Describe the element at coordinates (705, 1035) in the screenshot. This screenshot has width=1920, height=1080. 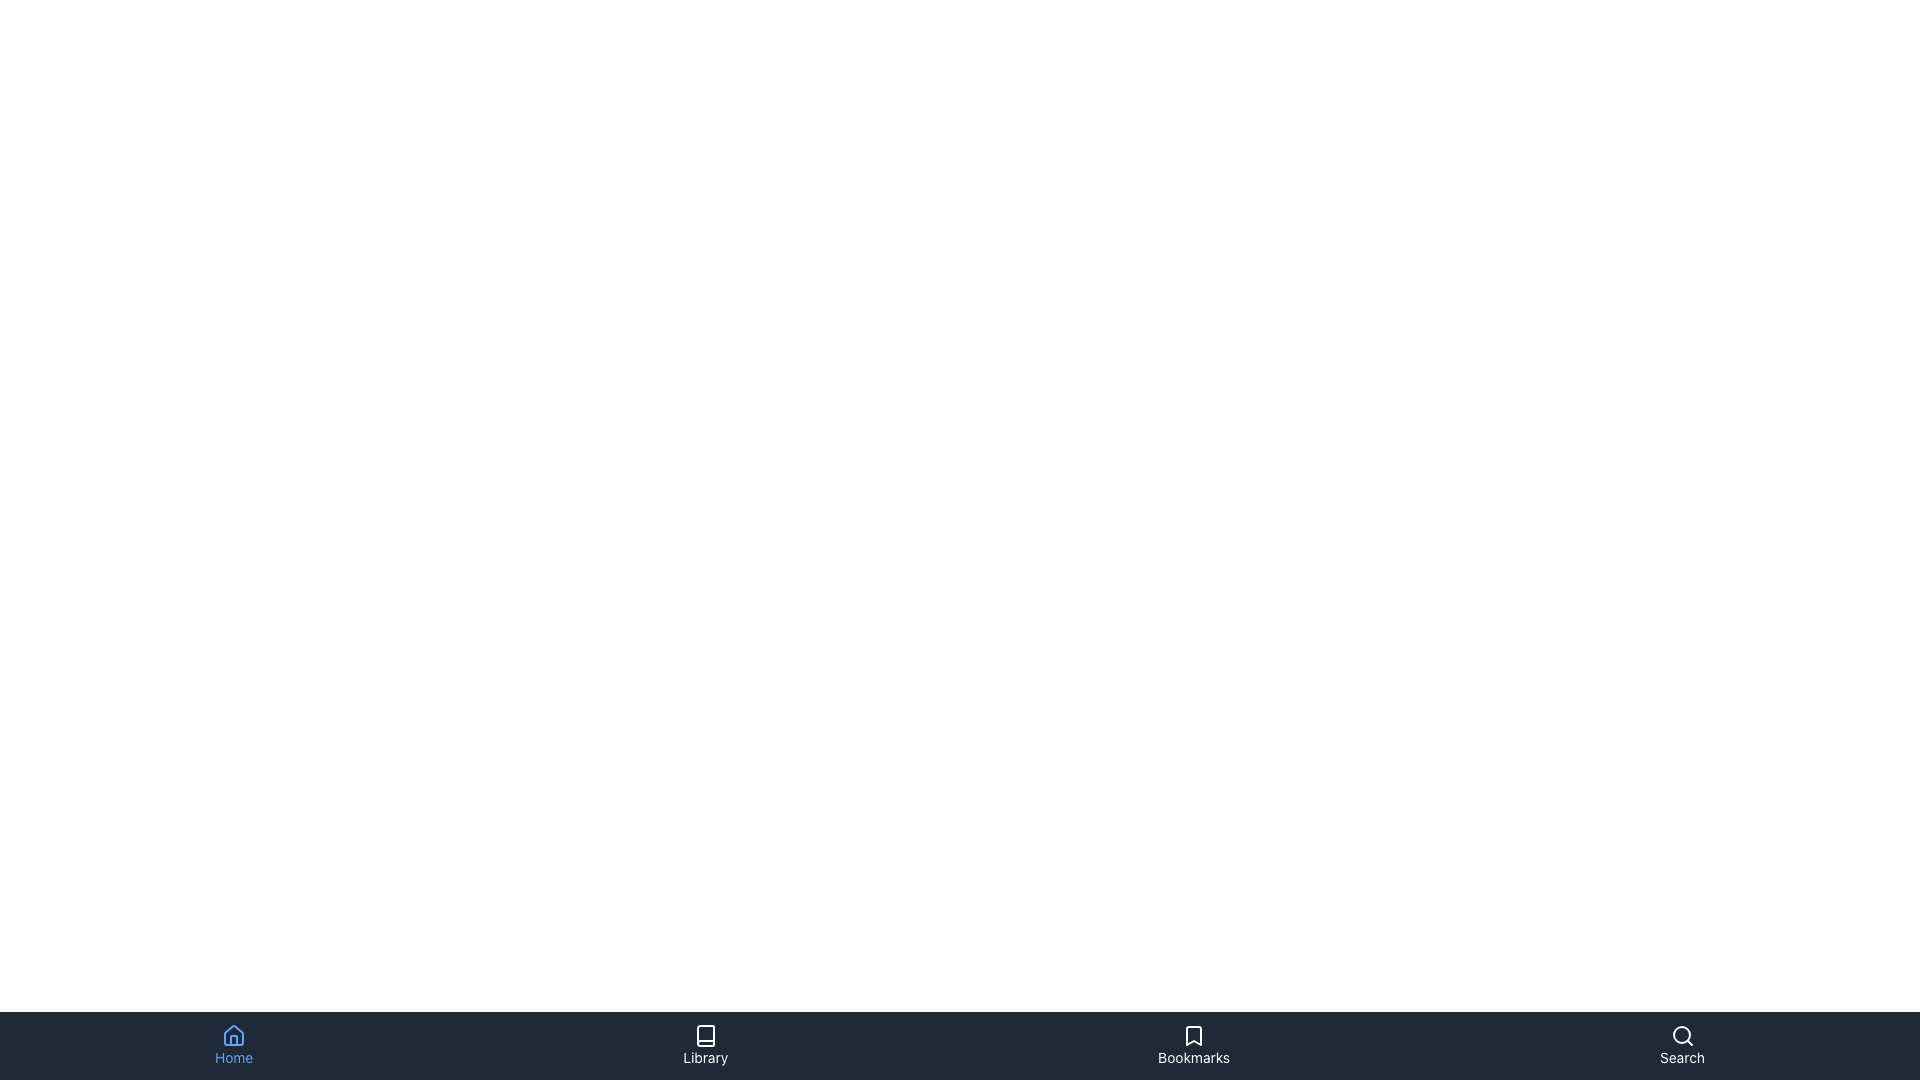
I see `the book icon, which is a line drawing with a rectangular body and rounded corners, located in the middle of the bottom bar of the interface above the 'Library' label` at that location.